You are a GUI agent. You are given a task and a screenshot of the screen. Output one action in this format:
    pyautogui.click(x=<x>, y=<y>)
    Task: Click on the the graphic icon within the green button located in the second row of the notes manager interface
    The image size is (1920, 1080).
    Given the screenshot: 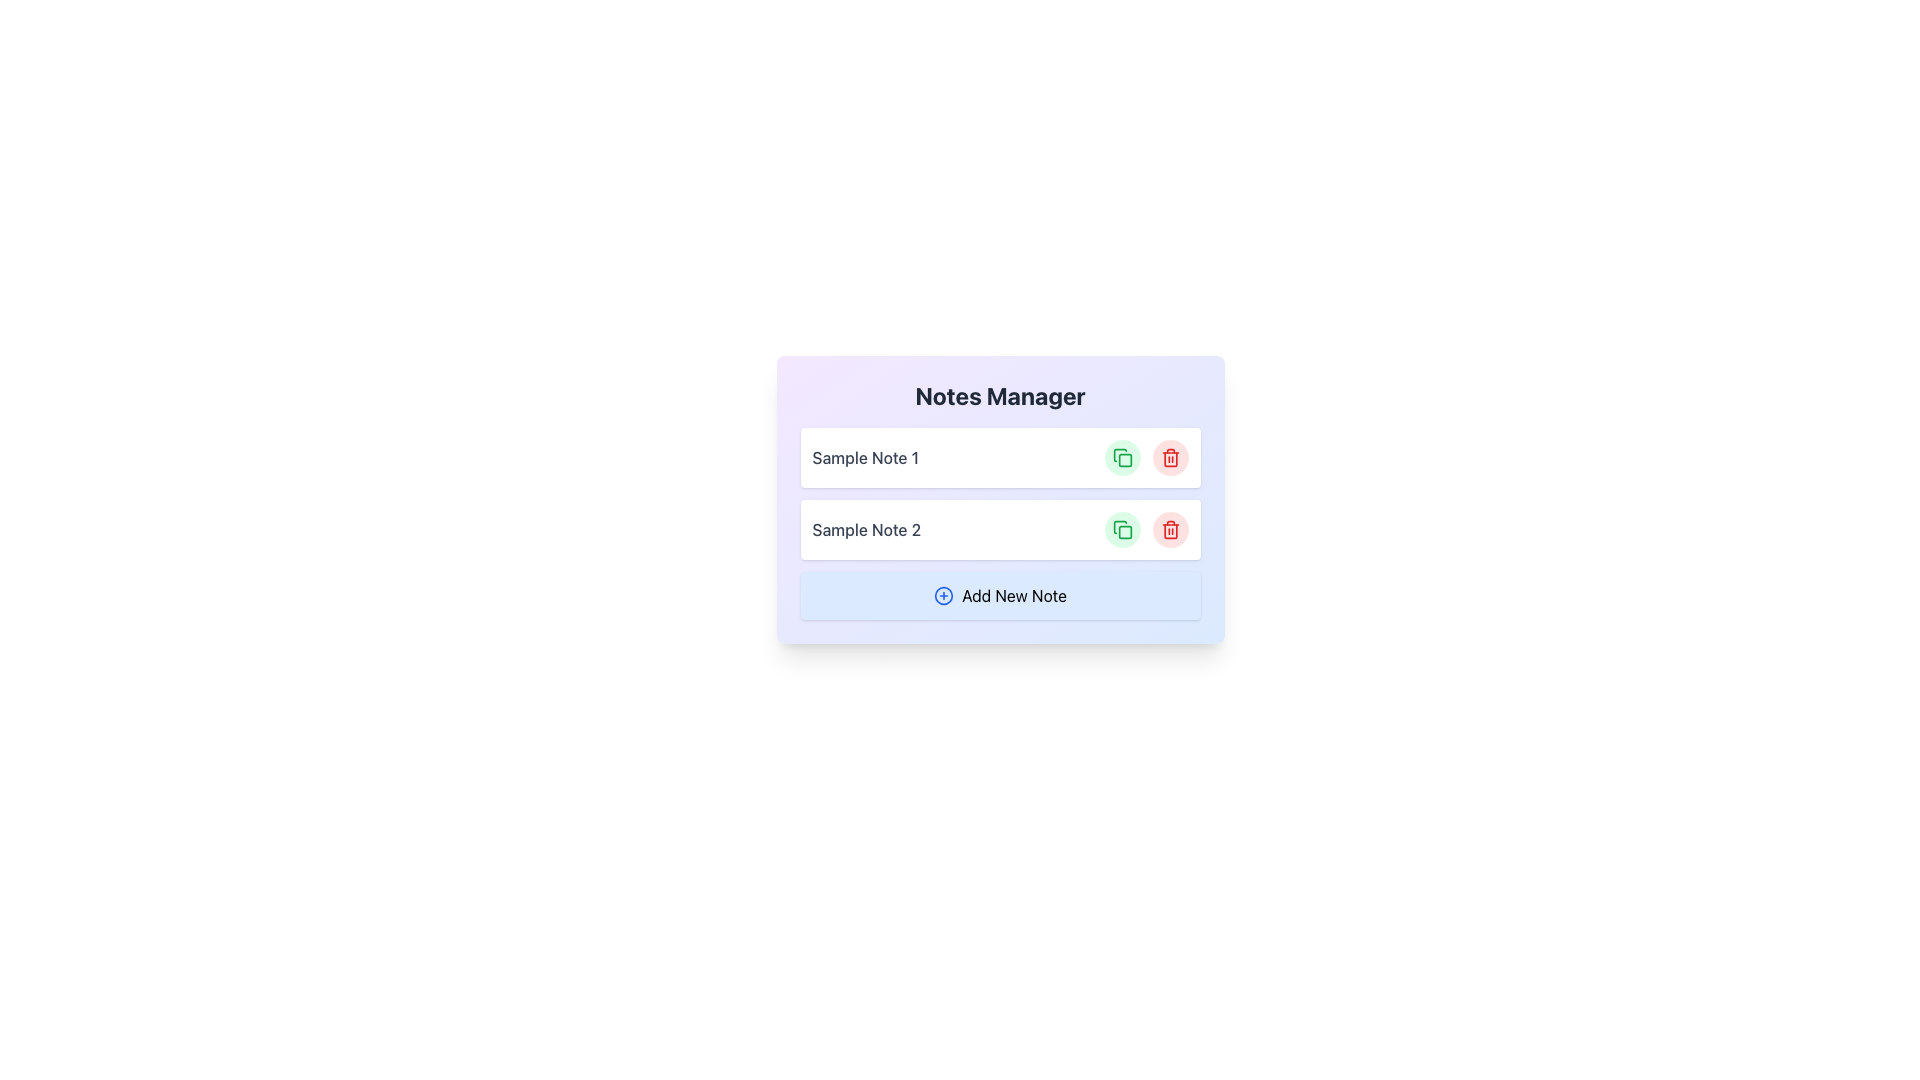 What is the action you would take?
    pyautogui.click(x=1124, y=531)
    